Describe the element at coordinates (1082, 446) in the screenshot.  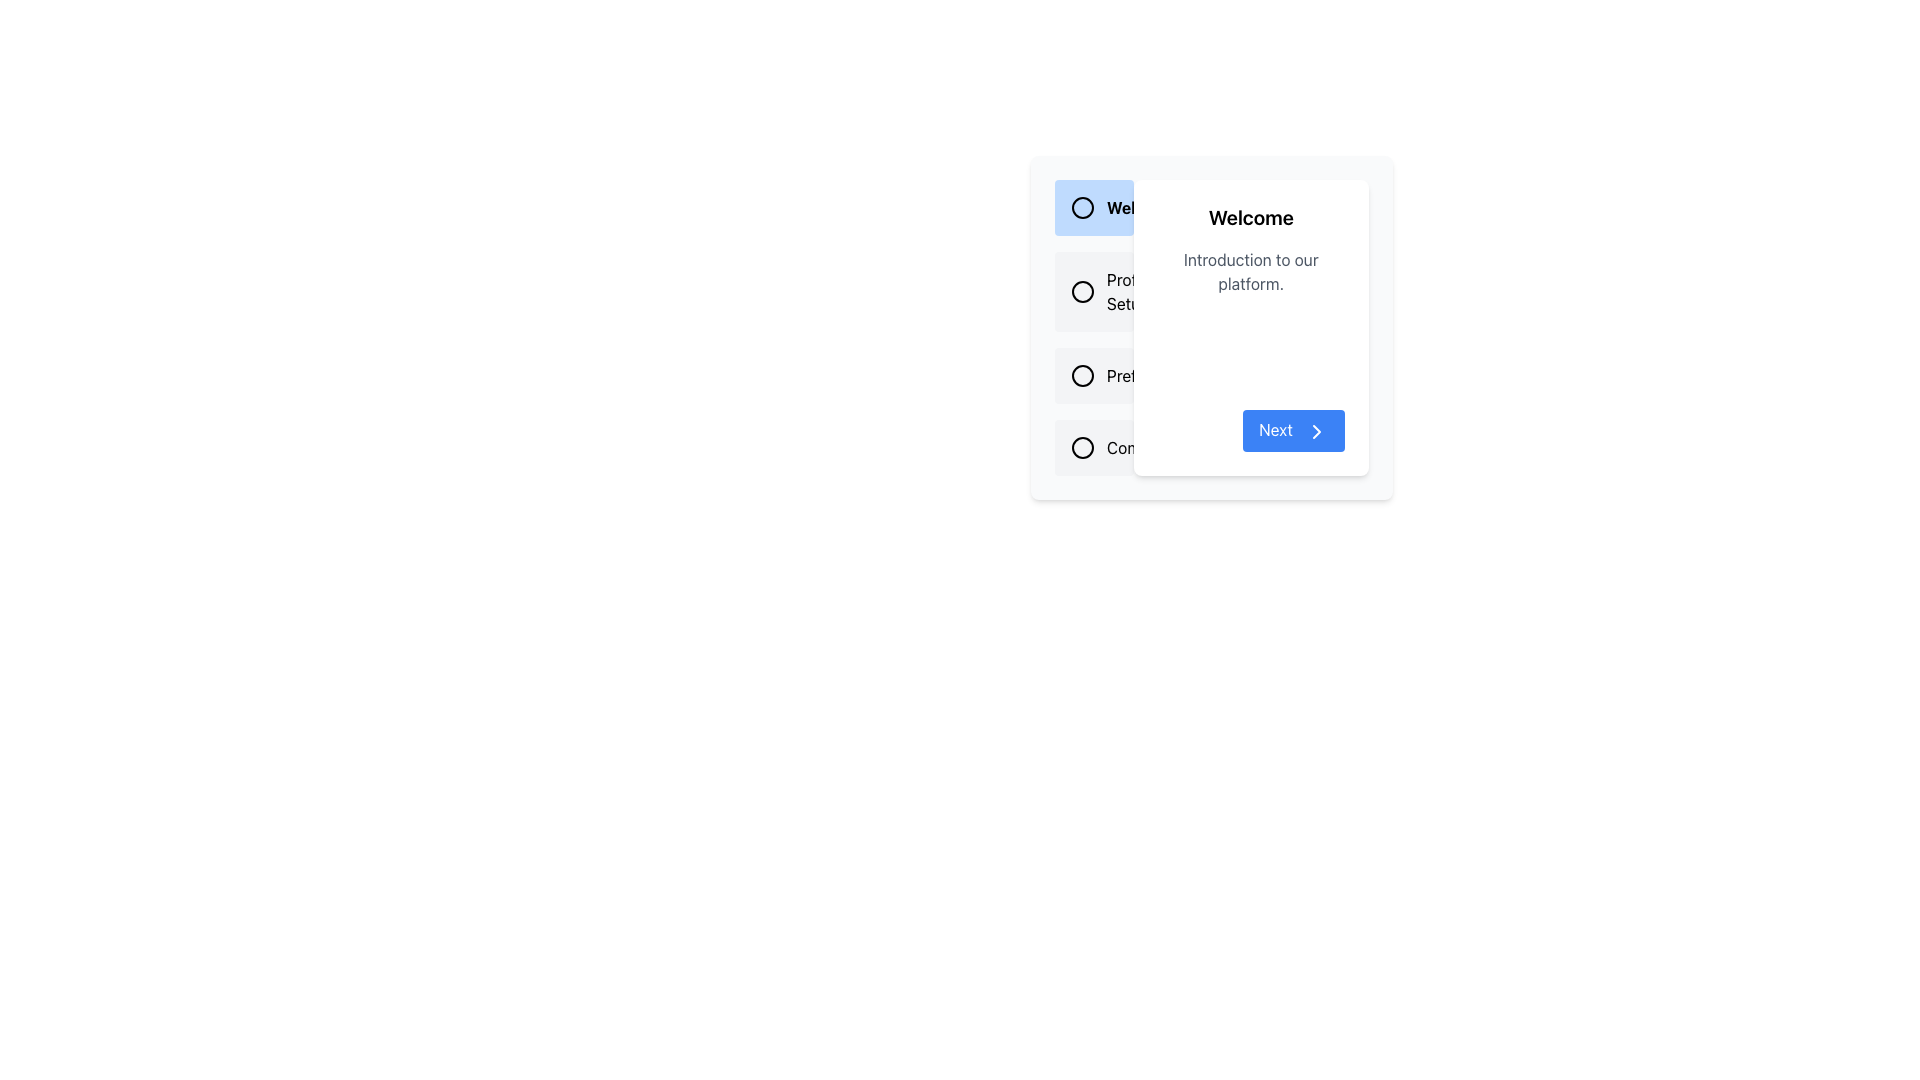
I see `the SVG circle icon that visually denotes the active state of the fourth item in the list next to 'Contact Us'` at that location.